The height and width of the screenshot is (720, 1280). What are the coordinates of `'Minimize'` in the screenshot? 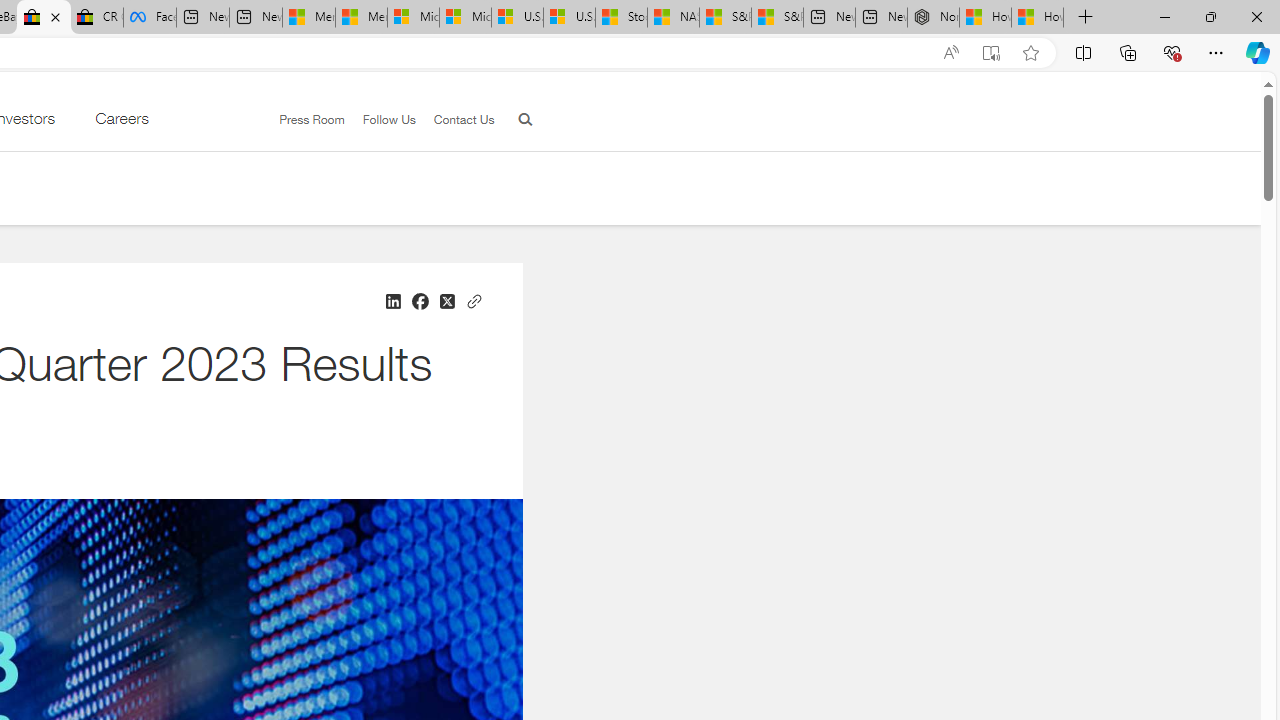 It's located at (1164, 16).